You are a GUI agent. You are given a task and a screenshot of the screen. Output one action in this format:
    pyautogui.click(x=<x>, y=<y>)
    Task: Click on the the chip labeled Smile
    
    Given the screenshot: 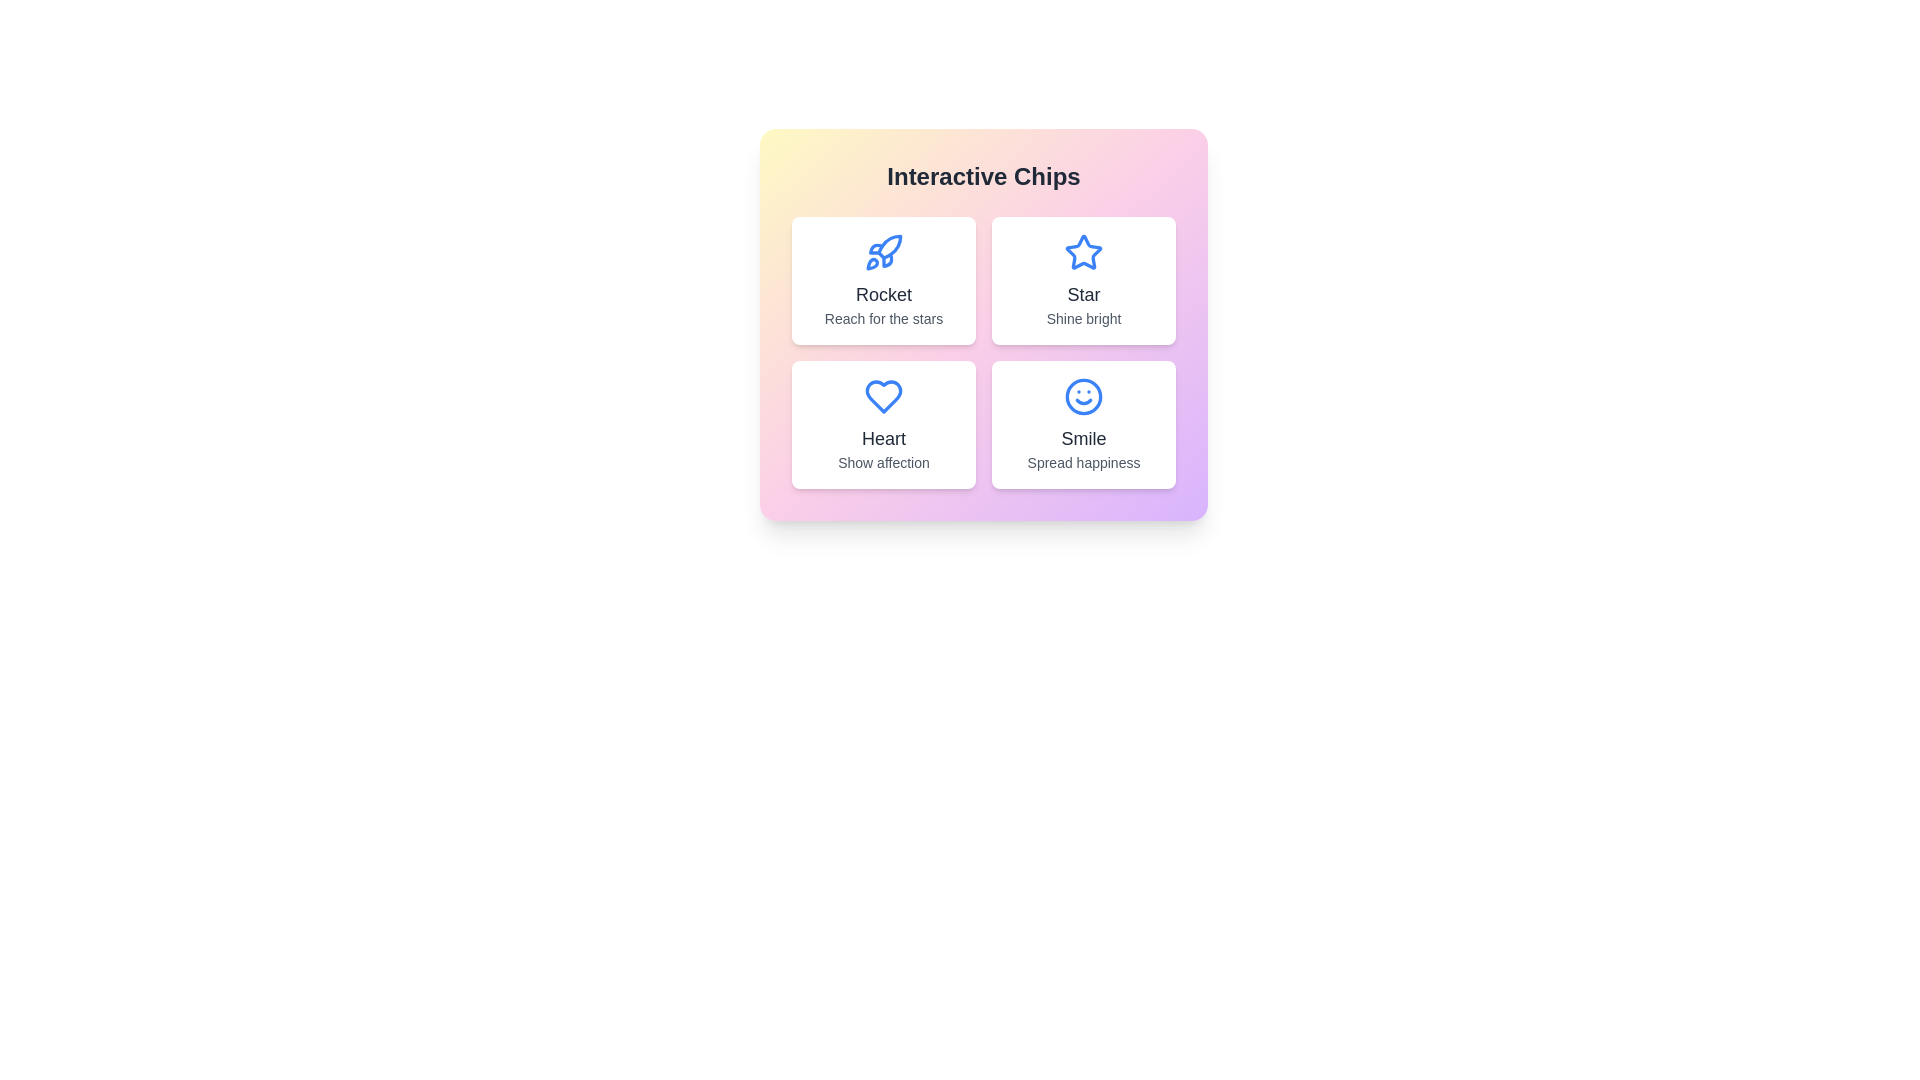 What is the action you would take?
    pyautogui.click(x=1083, y=423)
    